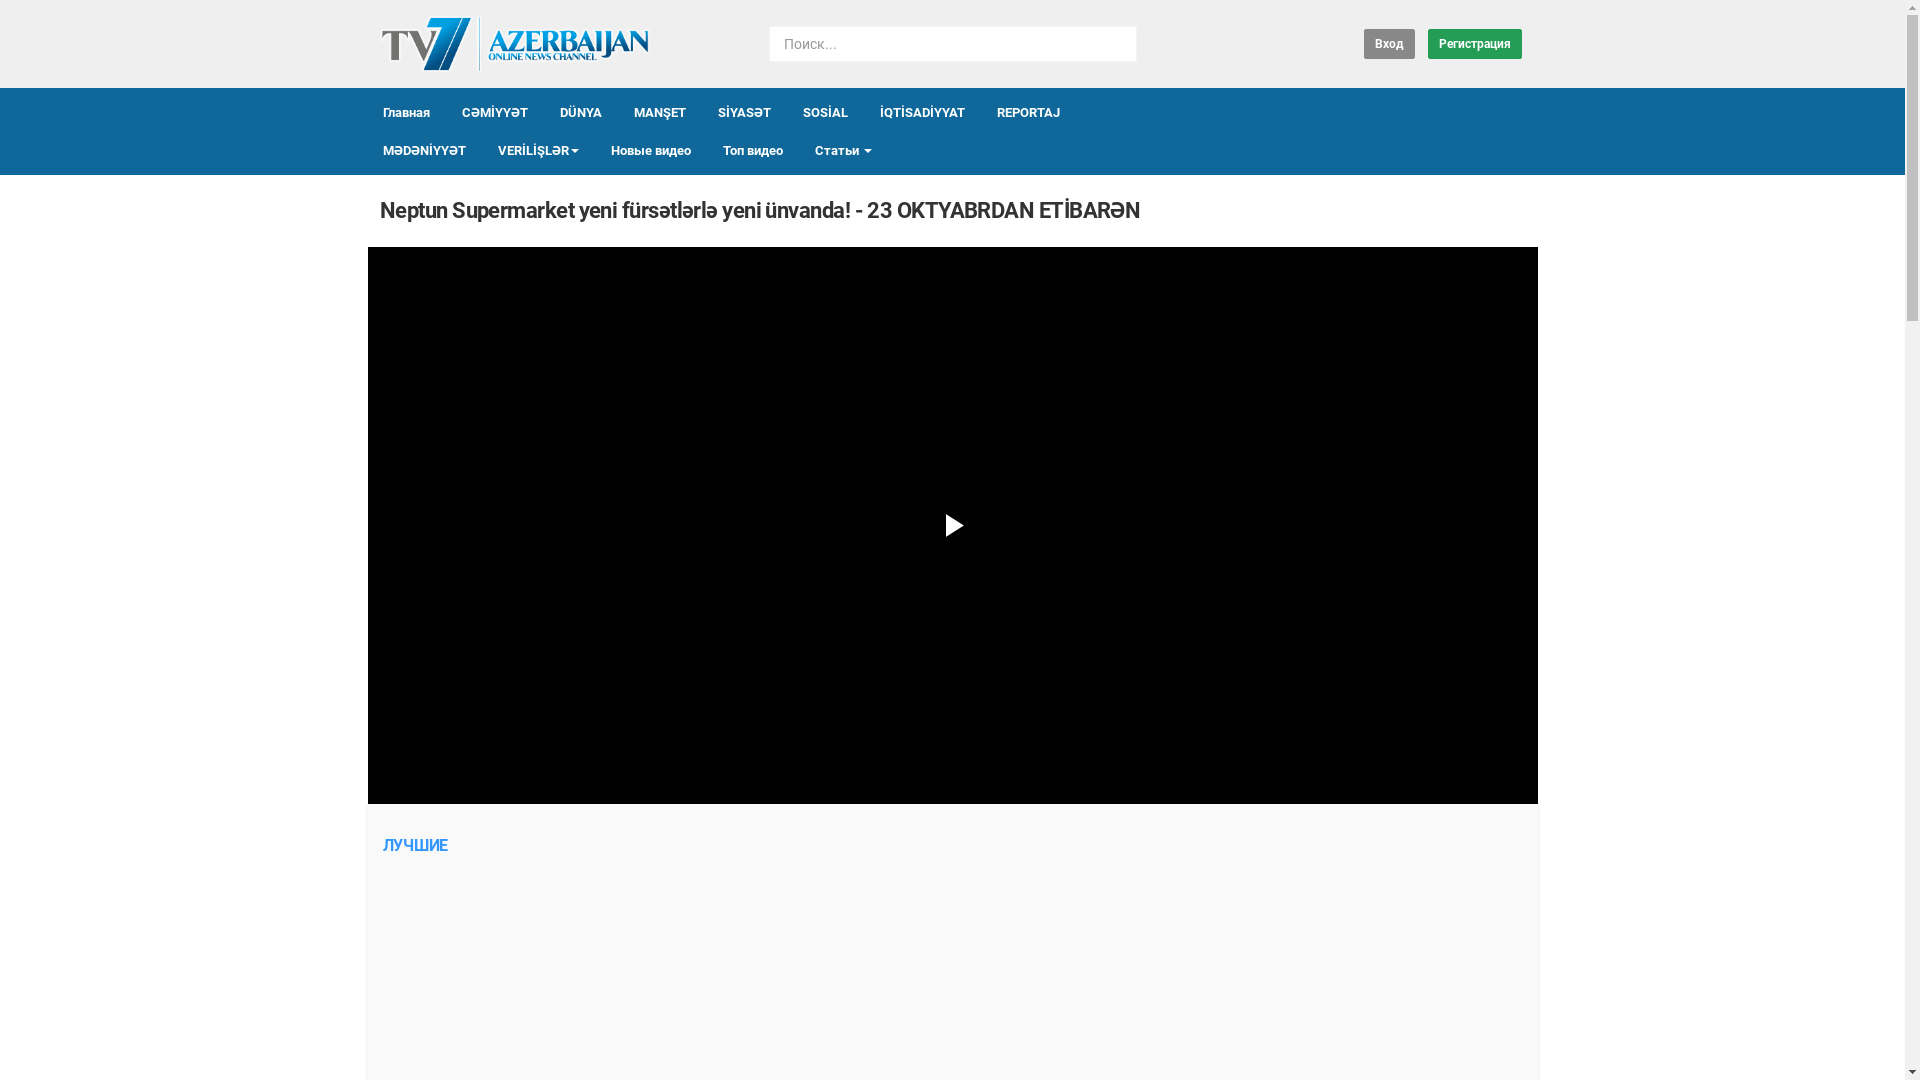 The height and width of the screenshot is (1080, 1920). What do you see at coordinates (514, 43) in the screenshot?
I see `'TV7.az'` at bounding box center [514, 43].